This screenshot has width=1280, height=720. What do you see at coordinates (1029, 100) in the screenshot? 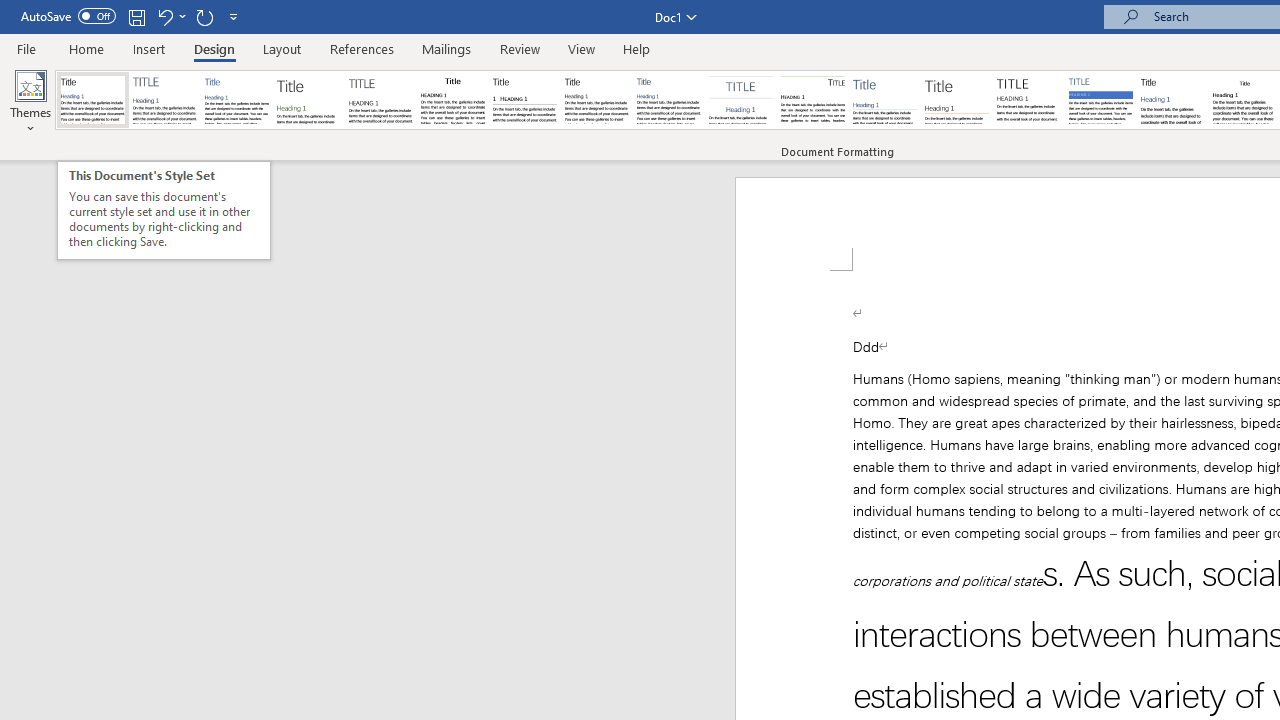
I see `'Minimalist'` at bounding box center [1029, 100].